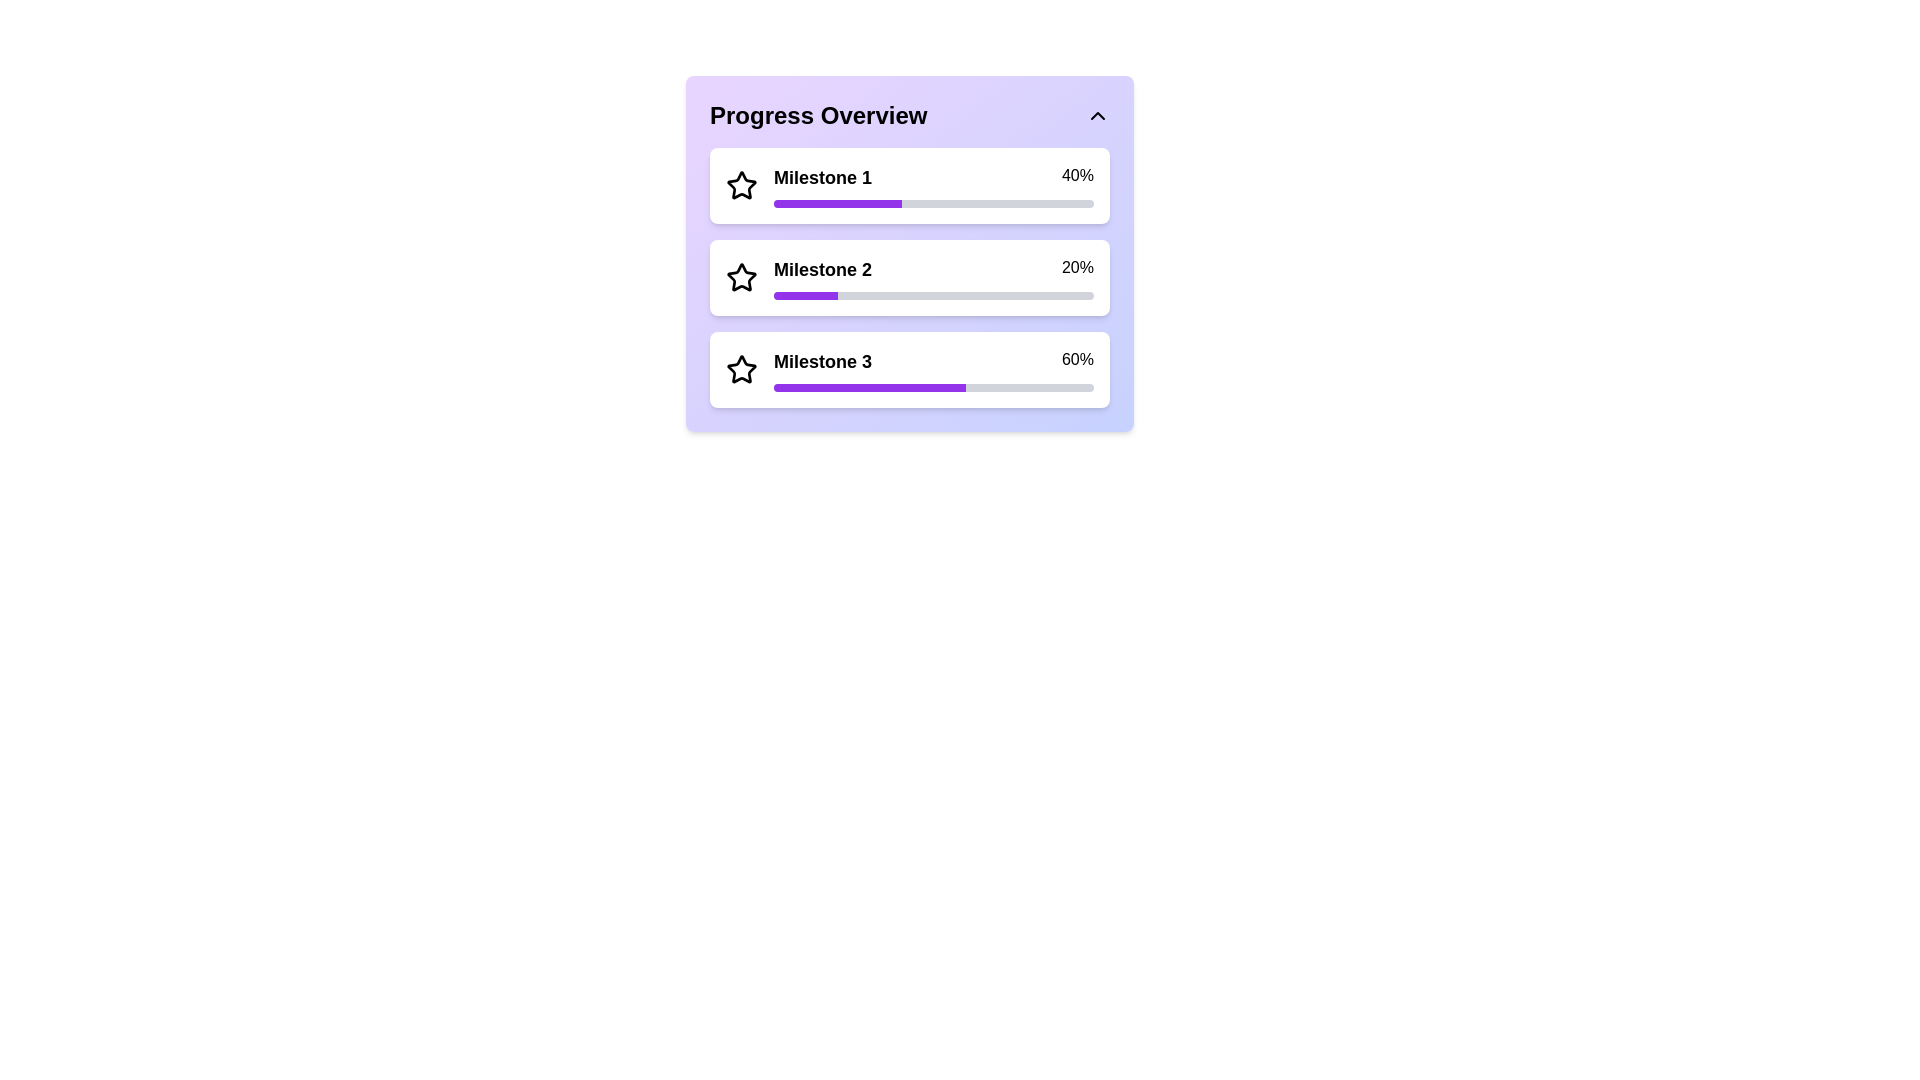 Image resolution: width=1920 pixels, height=1080 pixels. What do you see at coordinates (1097, 115) in the screenshot?
I see `the upward-pointing chevron toggle button located at the top-right corner of the 'Progress Overview' section header` at bounding box center [1097, 115].